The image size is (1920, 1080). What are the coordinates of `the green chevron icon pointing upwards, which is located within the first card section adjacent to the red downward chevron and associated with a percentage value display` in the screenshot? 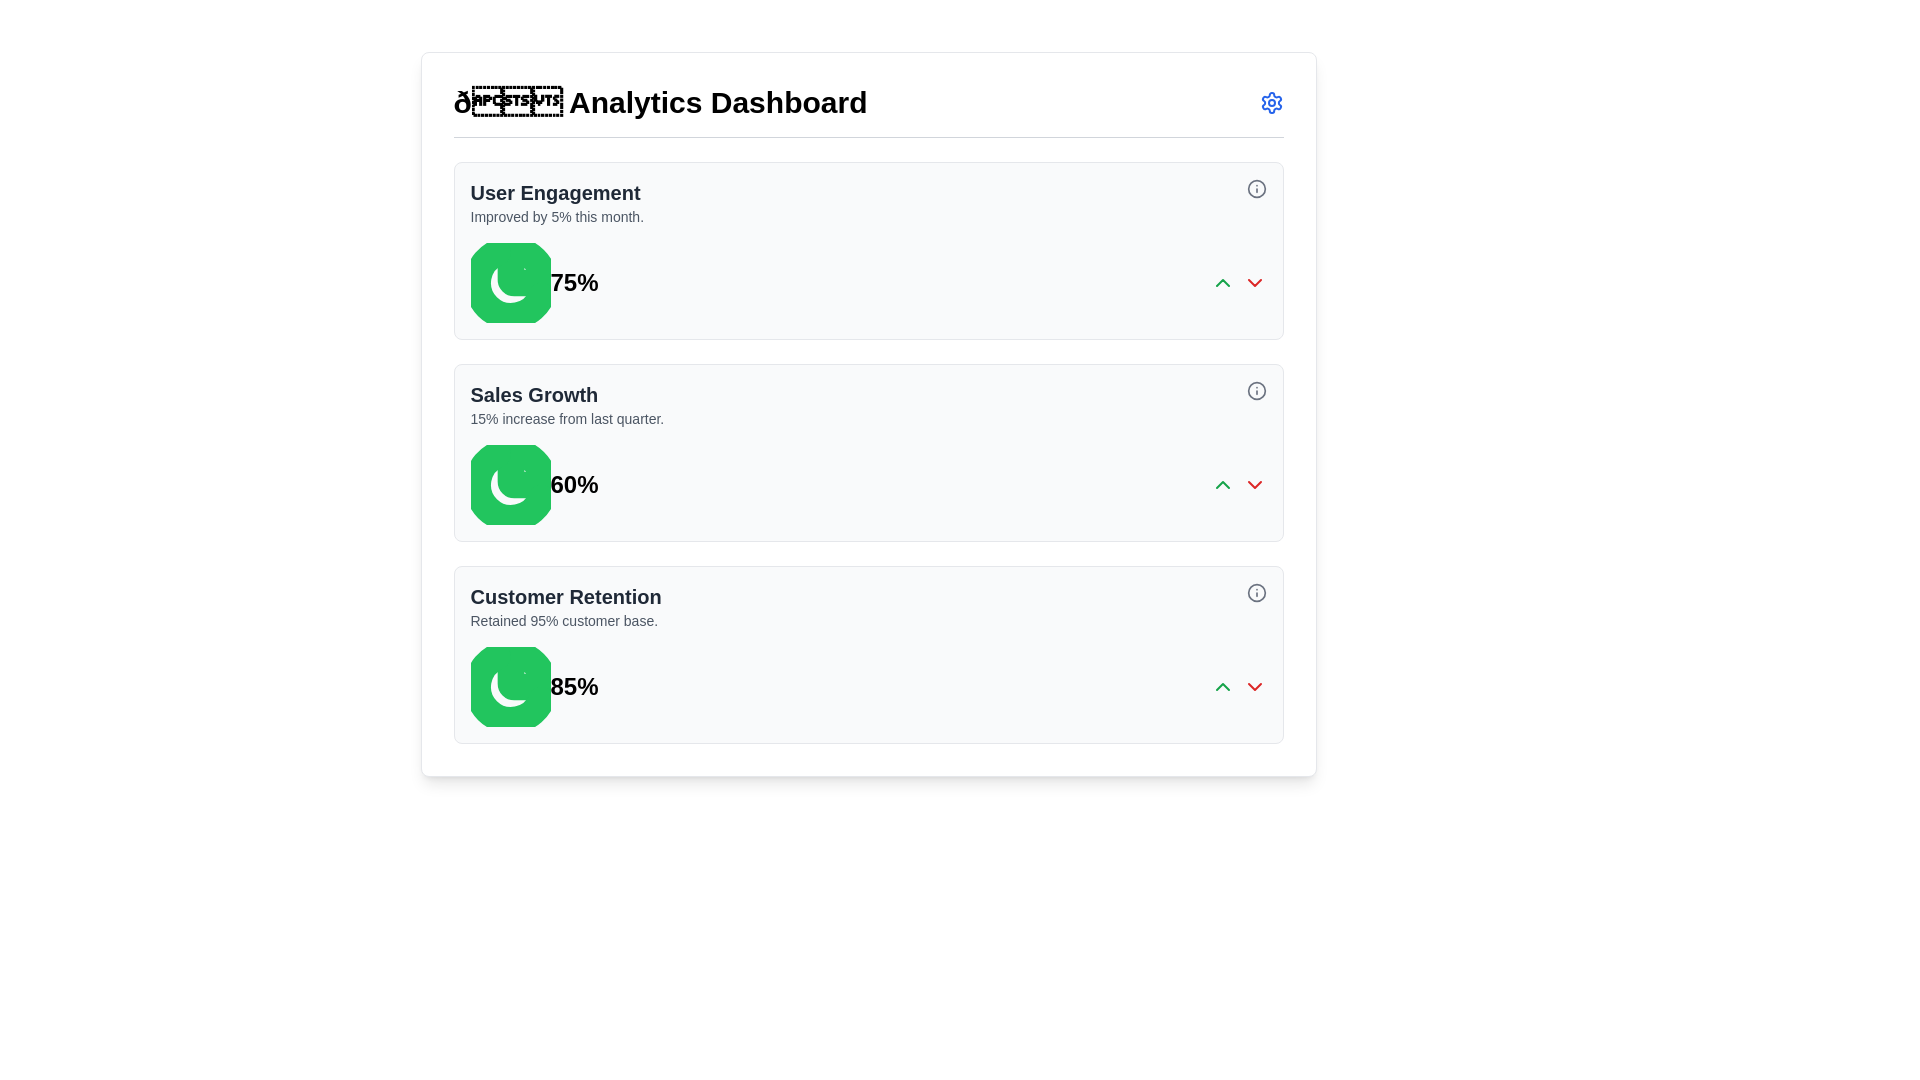 It's located at (1221, 282).